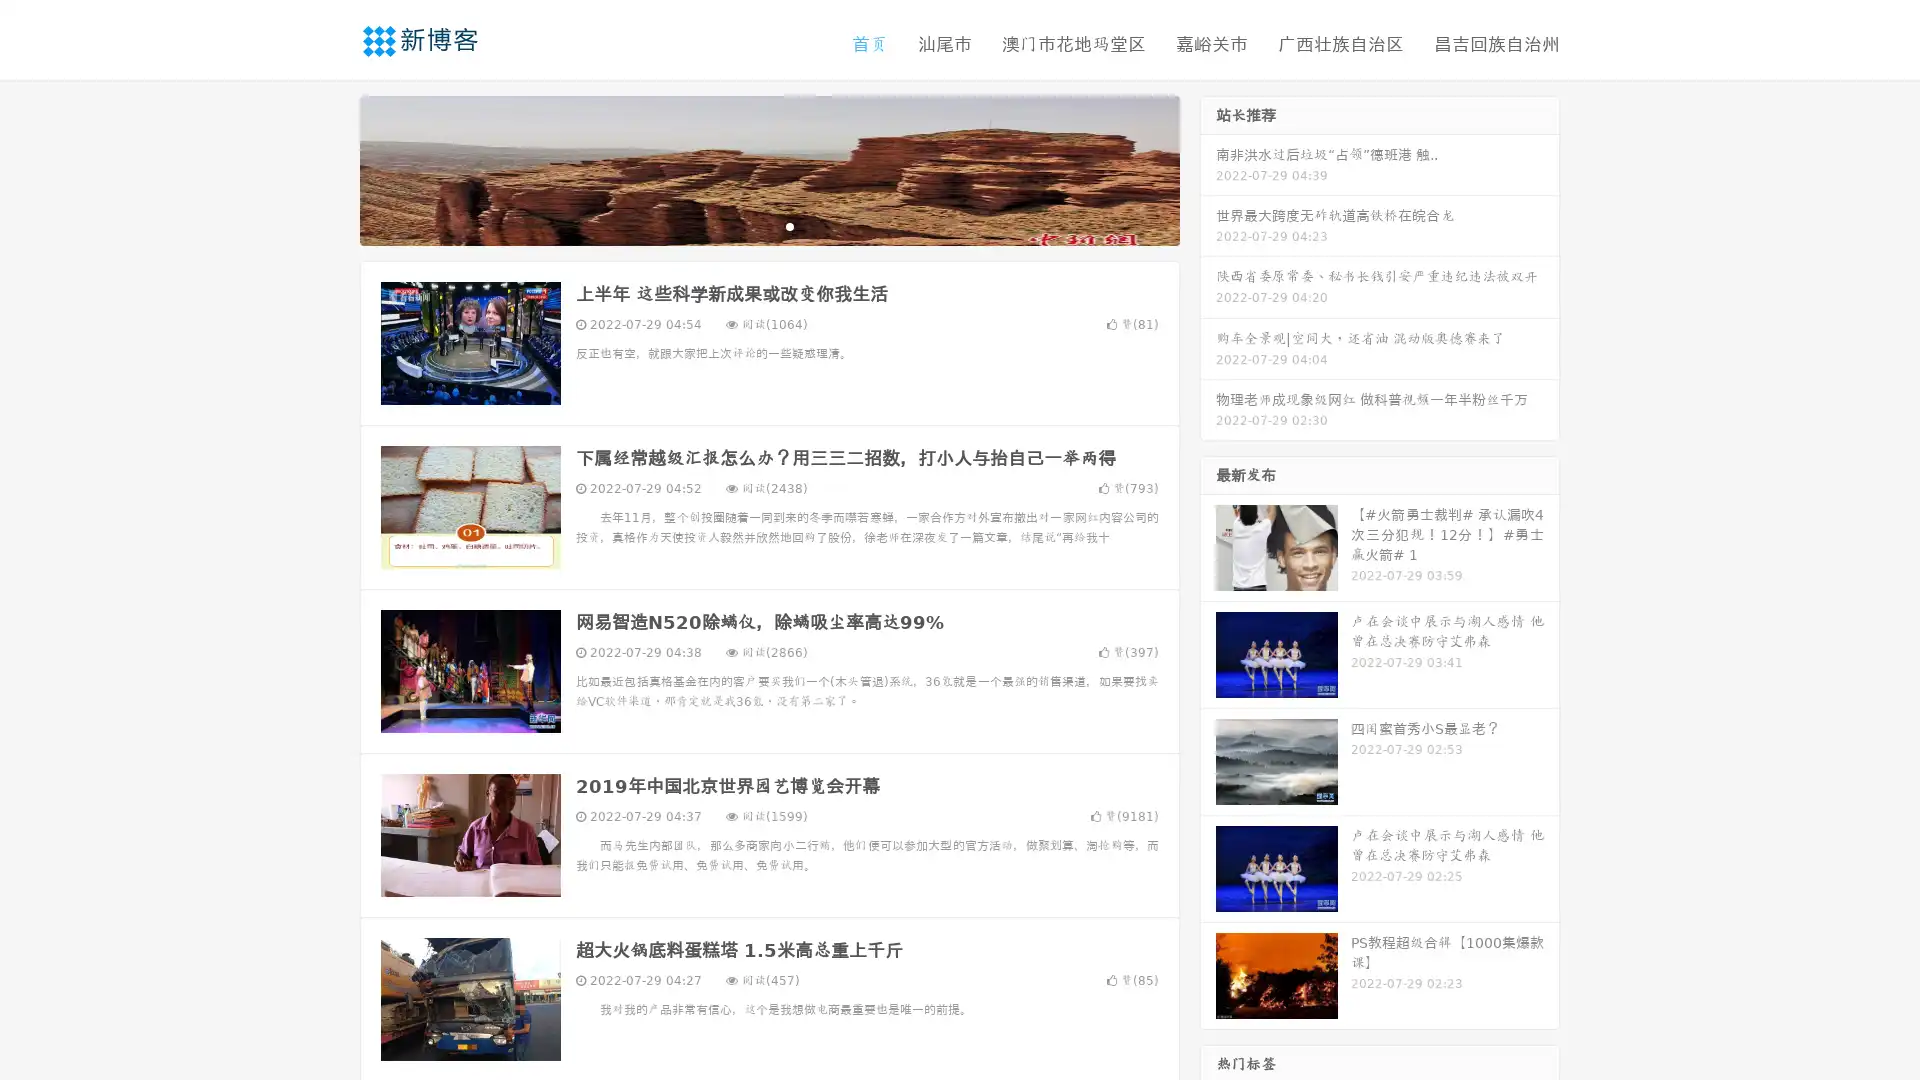  What do you see at coordinates (1208, 168) in the screenshot?
I see `Next slide` at bounding box center [1208, 168].